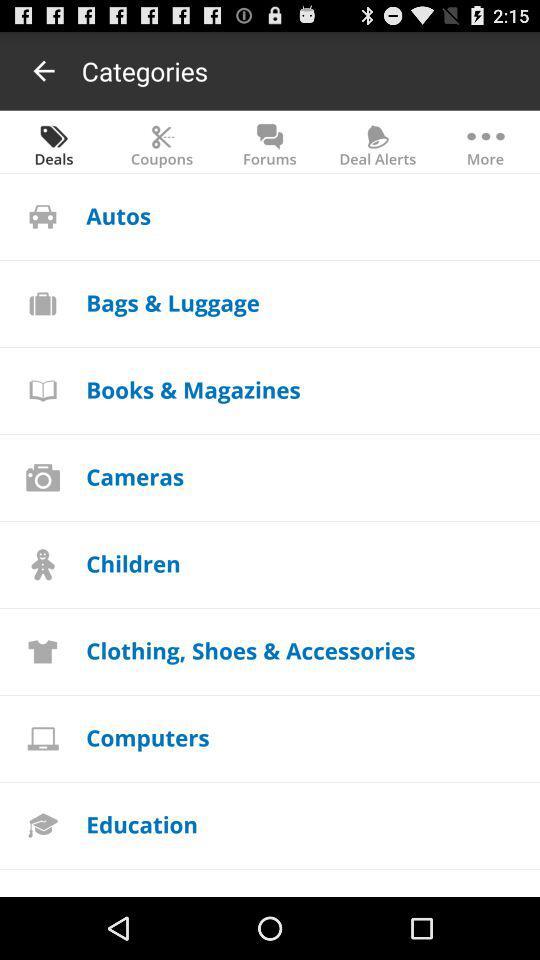 The image size is (540, 960). I want to click on app next to the categories, so click(44, 70).